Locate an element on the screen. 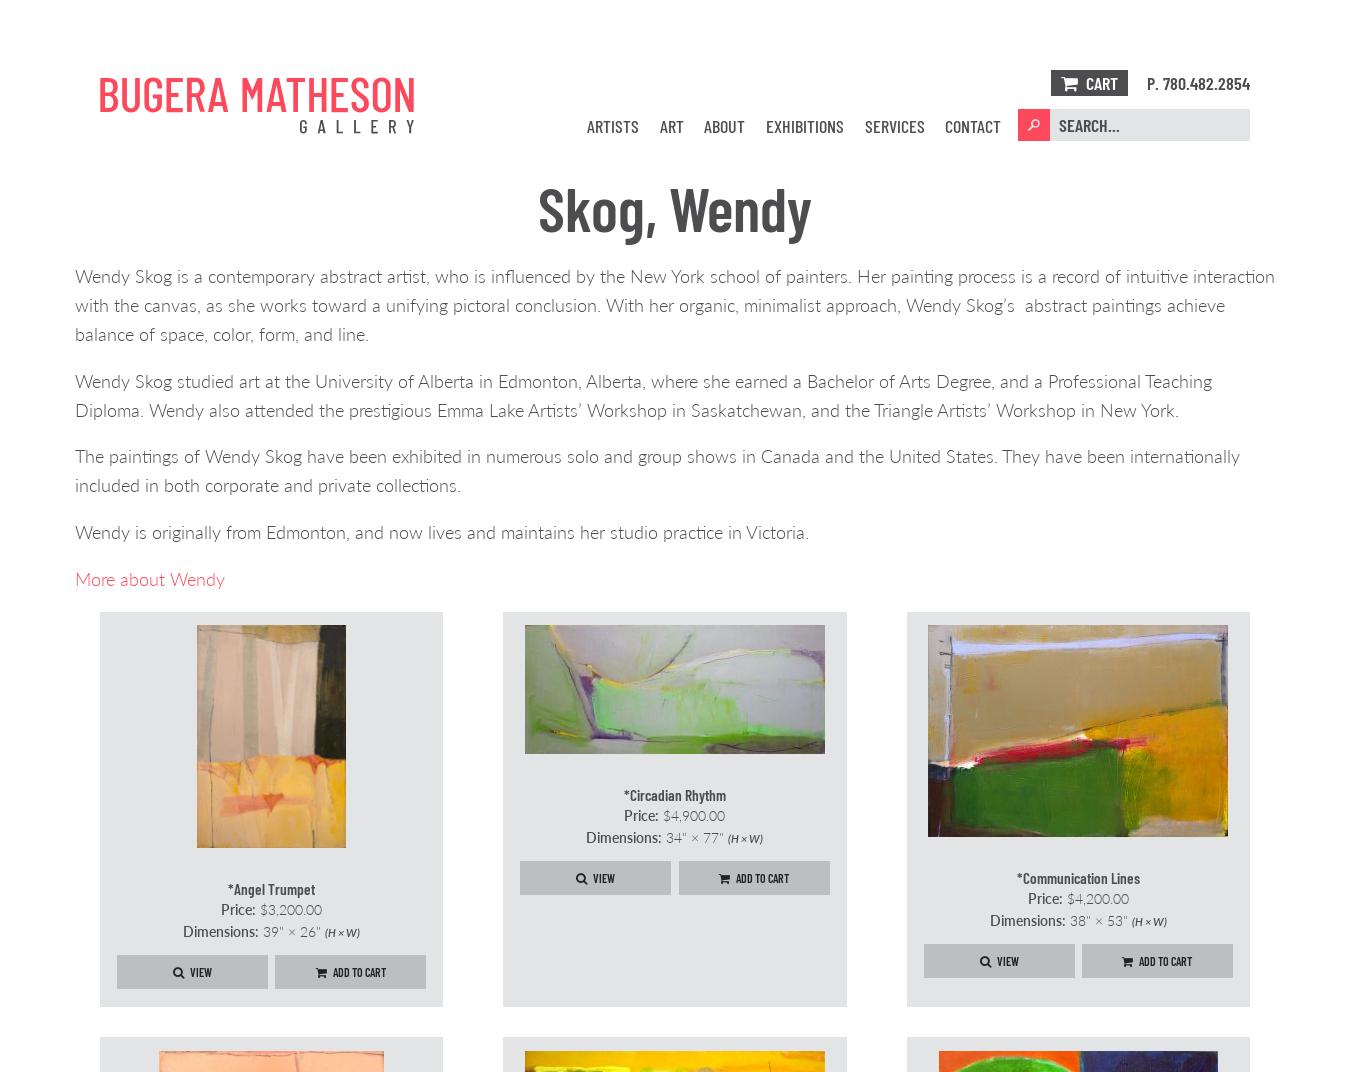 This screenshot has width=1350, height=1072. 'More about Wendy' is located at coordinates (149, 576).